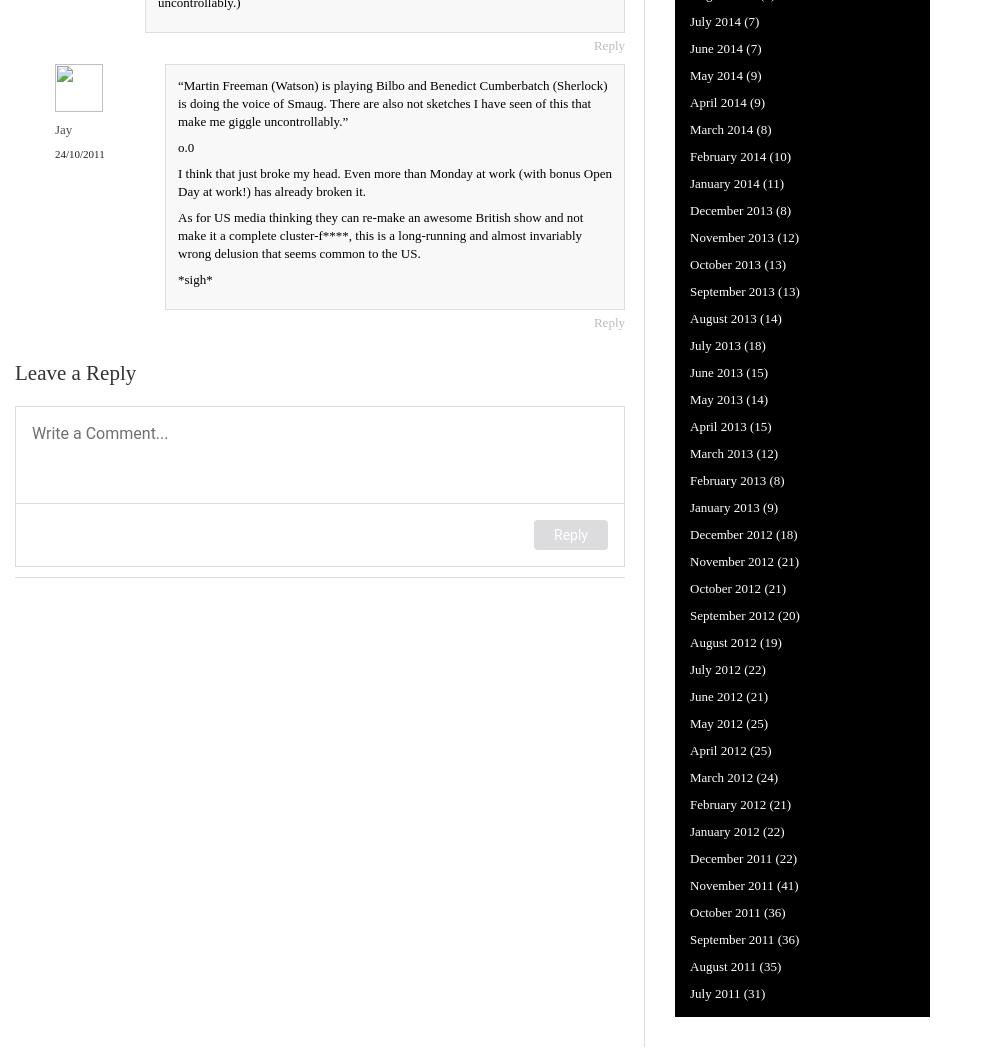 The height and width of the screenshot is (1058, 990). Describe the element at coordinates (720, 451) in the screenshot. I see `'March 2013'` at that location.